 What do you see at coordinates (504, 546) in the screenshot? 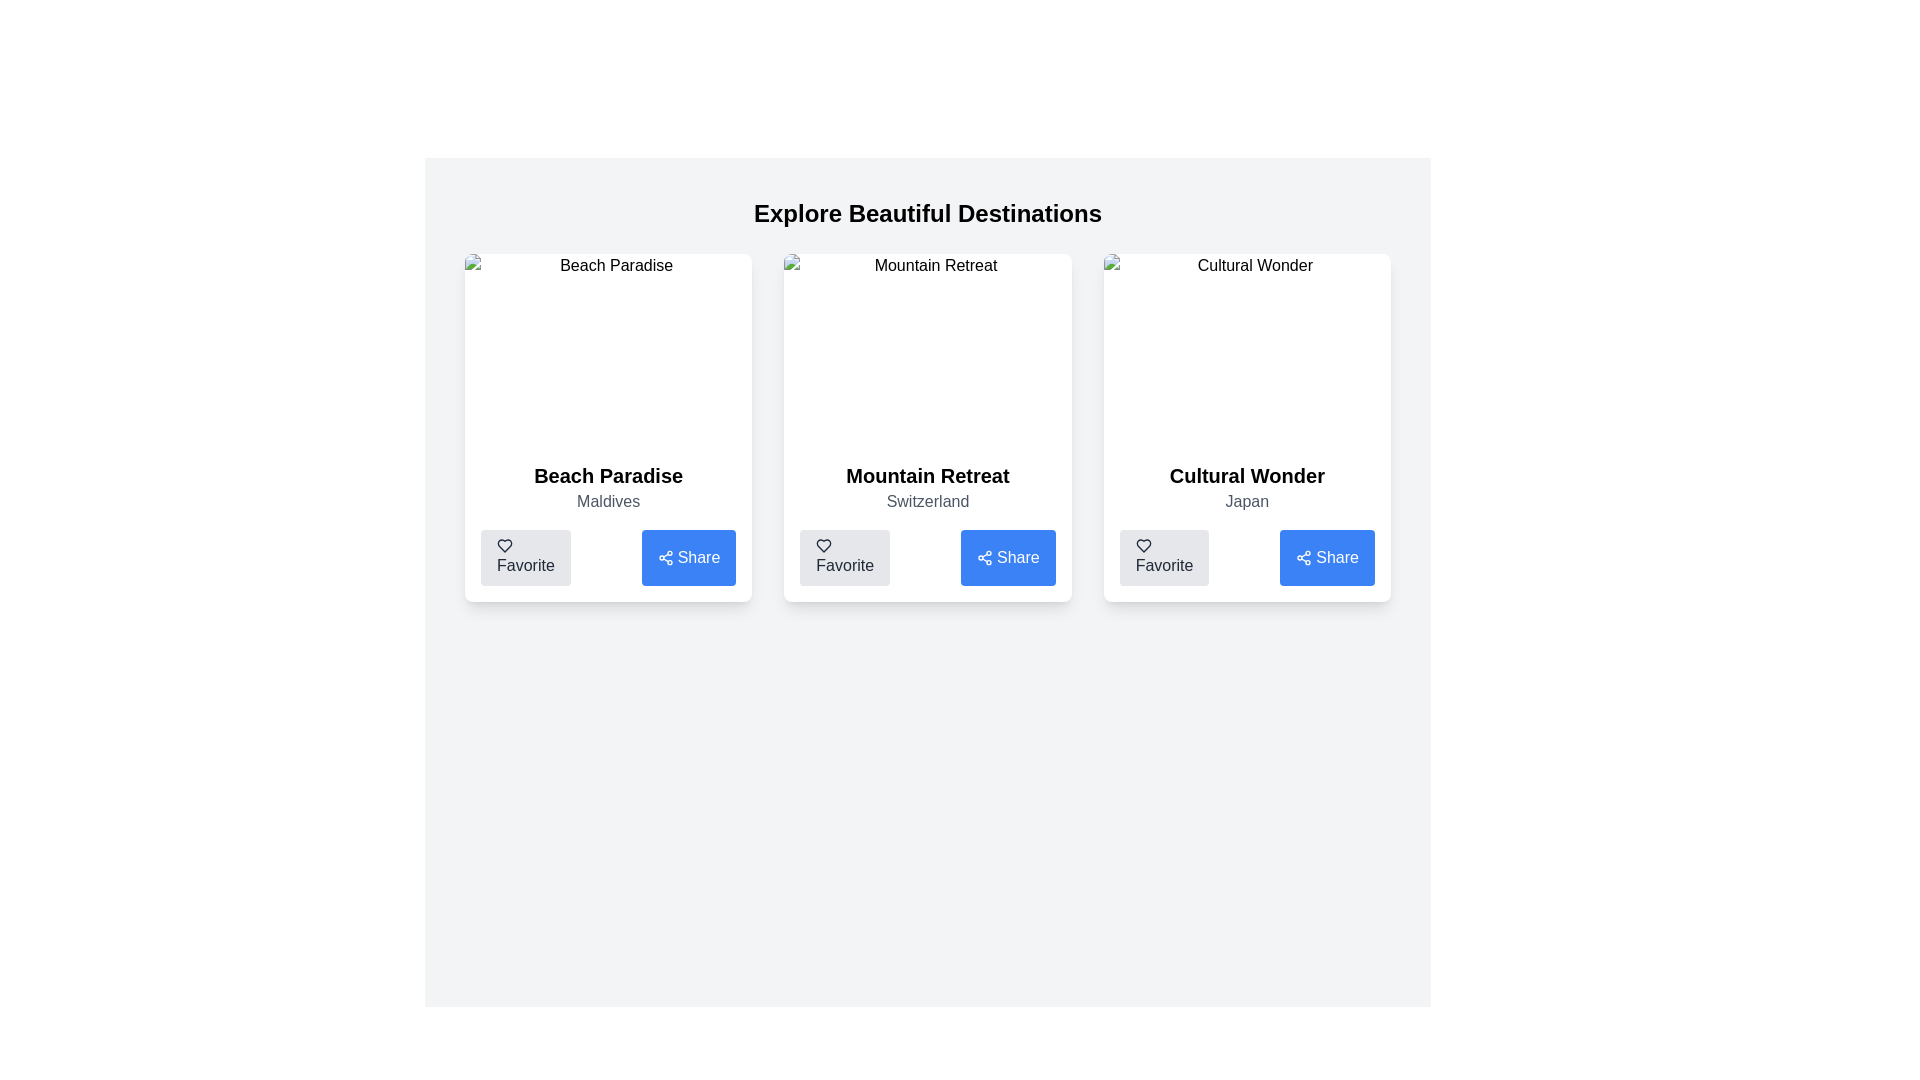
I see `the heart-shaped icon located in the bottom-left corner of the 'Beach Paradise' card, which is styled in a minimalistic design and serves as a button or indicator for 'Favorite'` at bounding box center [504, 546].